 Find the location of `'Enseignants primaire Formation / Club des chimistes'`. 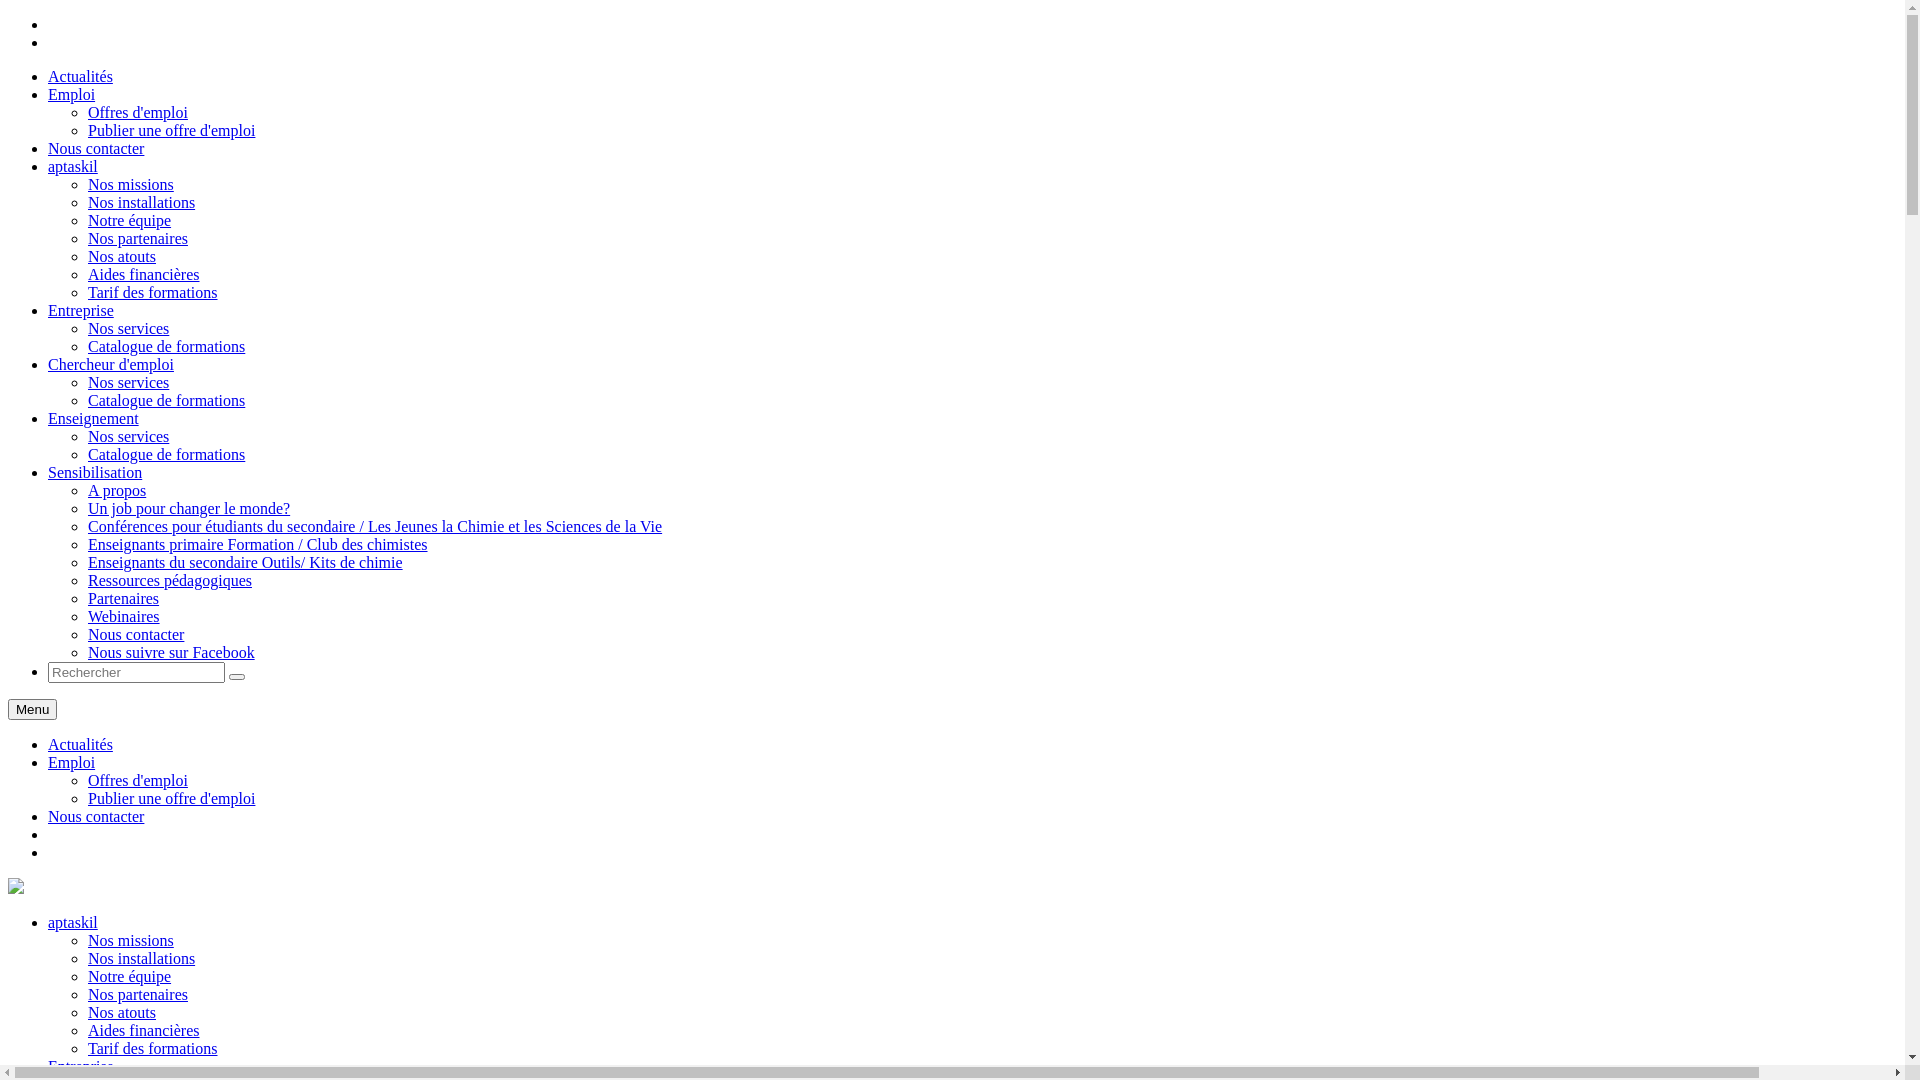

'Enseignants primaire Formation / Club des chimistes' is located at coordinates (257, 544).